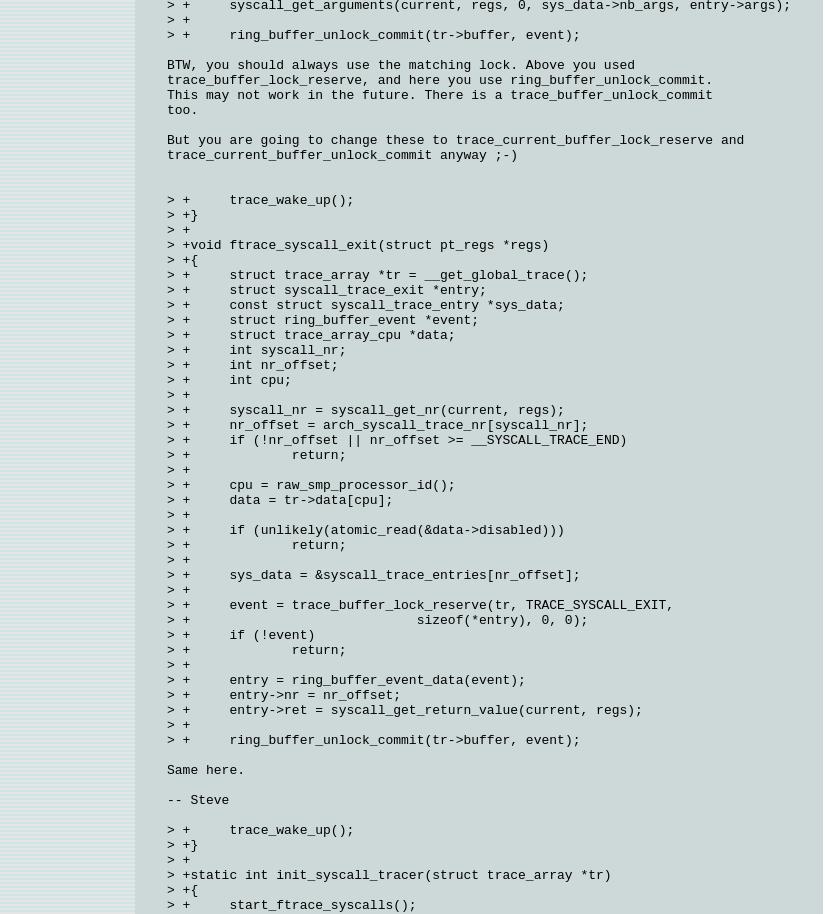 The width and height of the screenshot is (825, 914). Describe the element at coordinates (166, 95) in the screenshot. I see `'This may not work in the future. There is a trace_buffer_unlock_commit'` at that location.